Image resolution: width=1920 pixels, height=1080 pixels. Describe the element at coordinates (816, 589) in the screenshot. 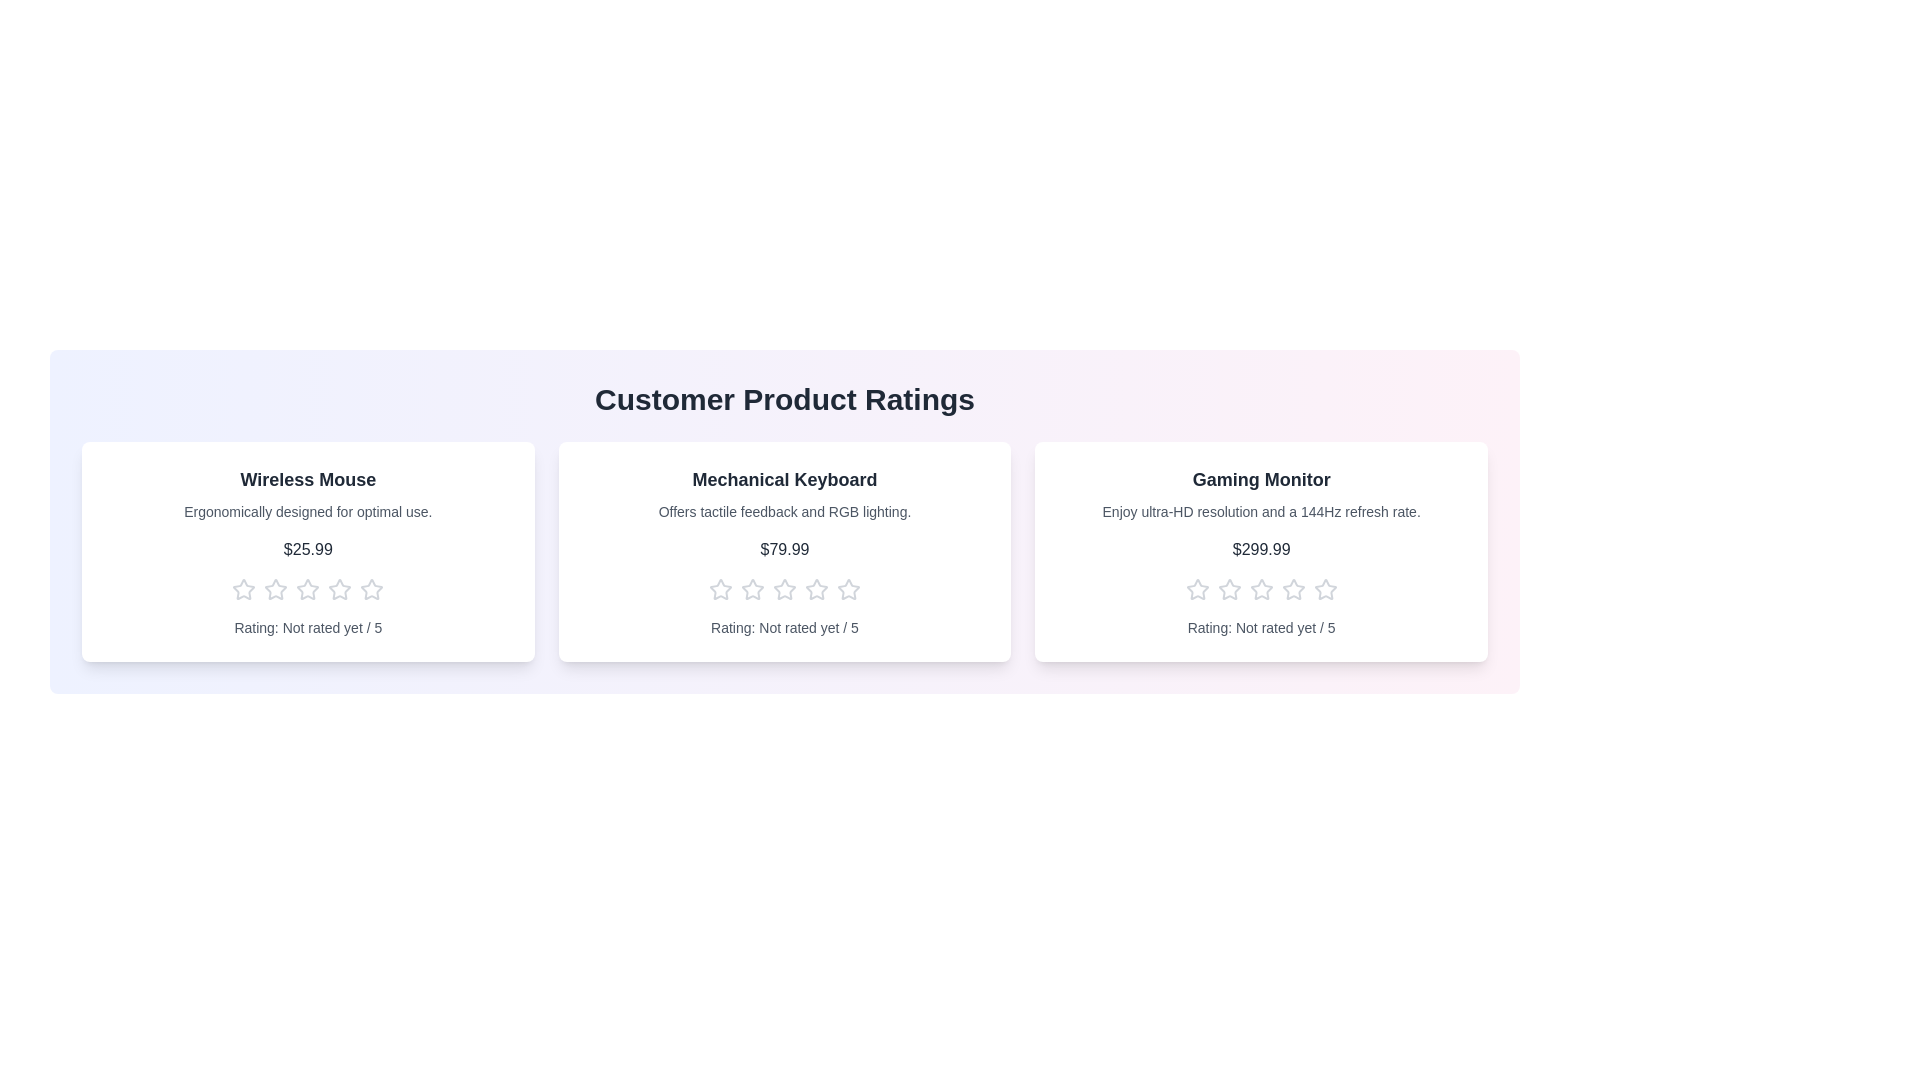

I see `the star corresponding to the rating 4 for the product Mechanical Keyboard` at that location.